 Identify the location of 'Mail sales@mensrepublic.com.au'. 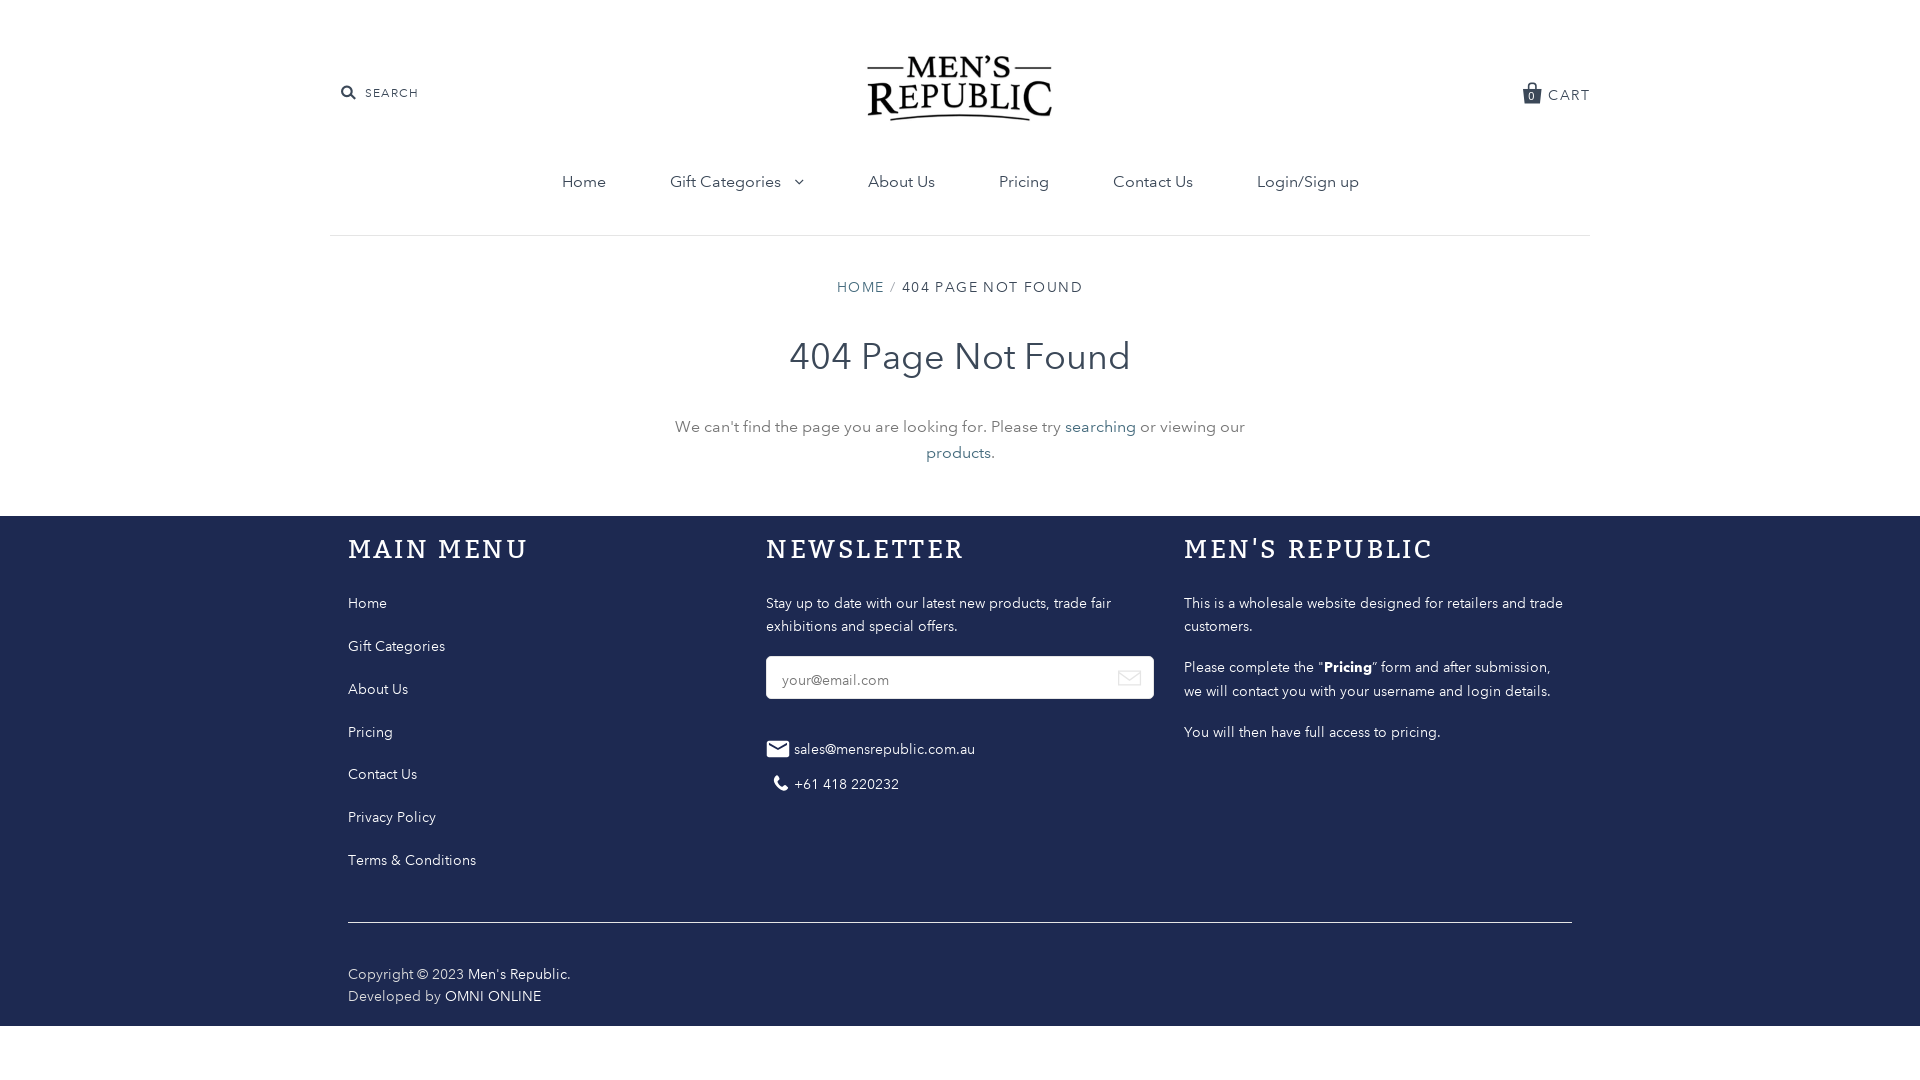
(765, 752).